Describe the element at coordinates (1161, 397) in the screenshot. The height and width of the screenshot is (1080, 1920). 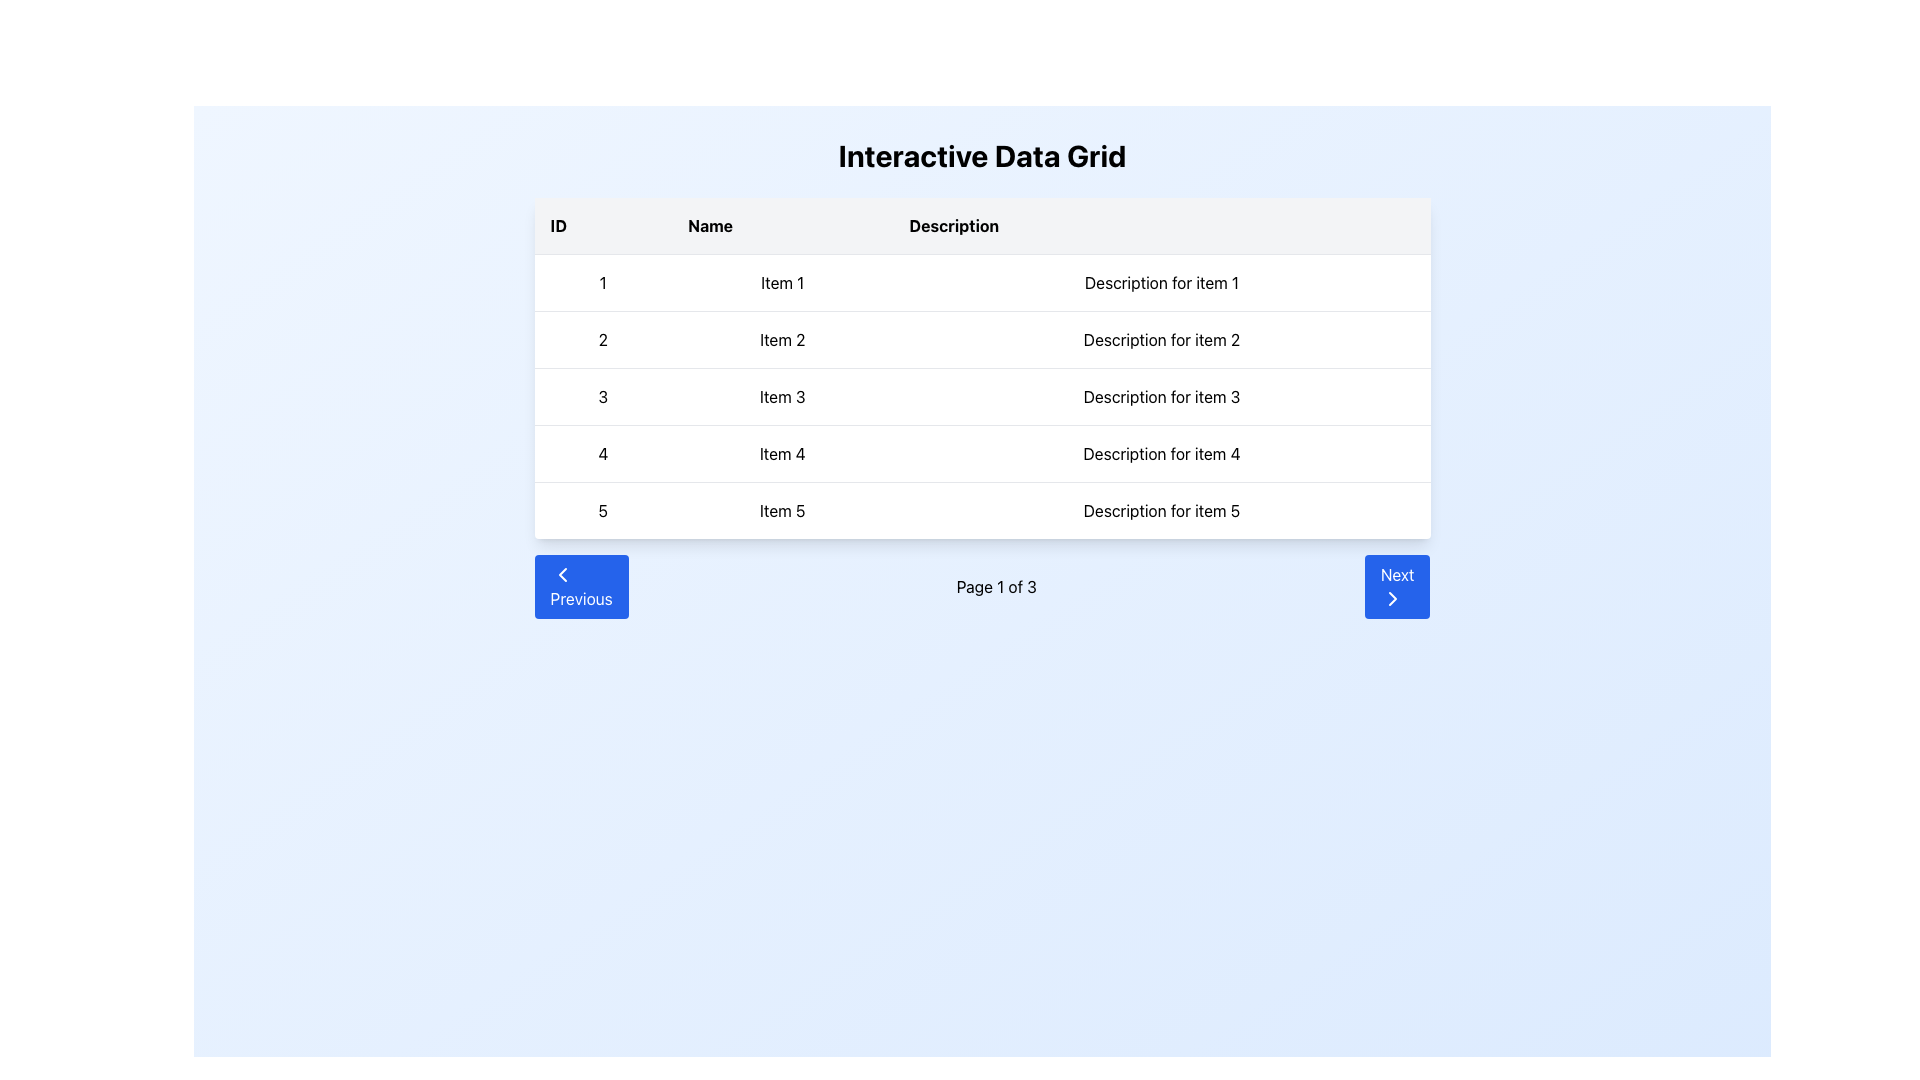
I see `the text label providing the description for item 3 in the data grid, located in the third row under the 'Description' column` at that location.